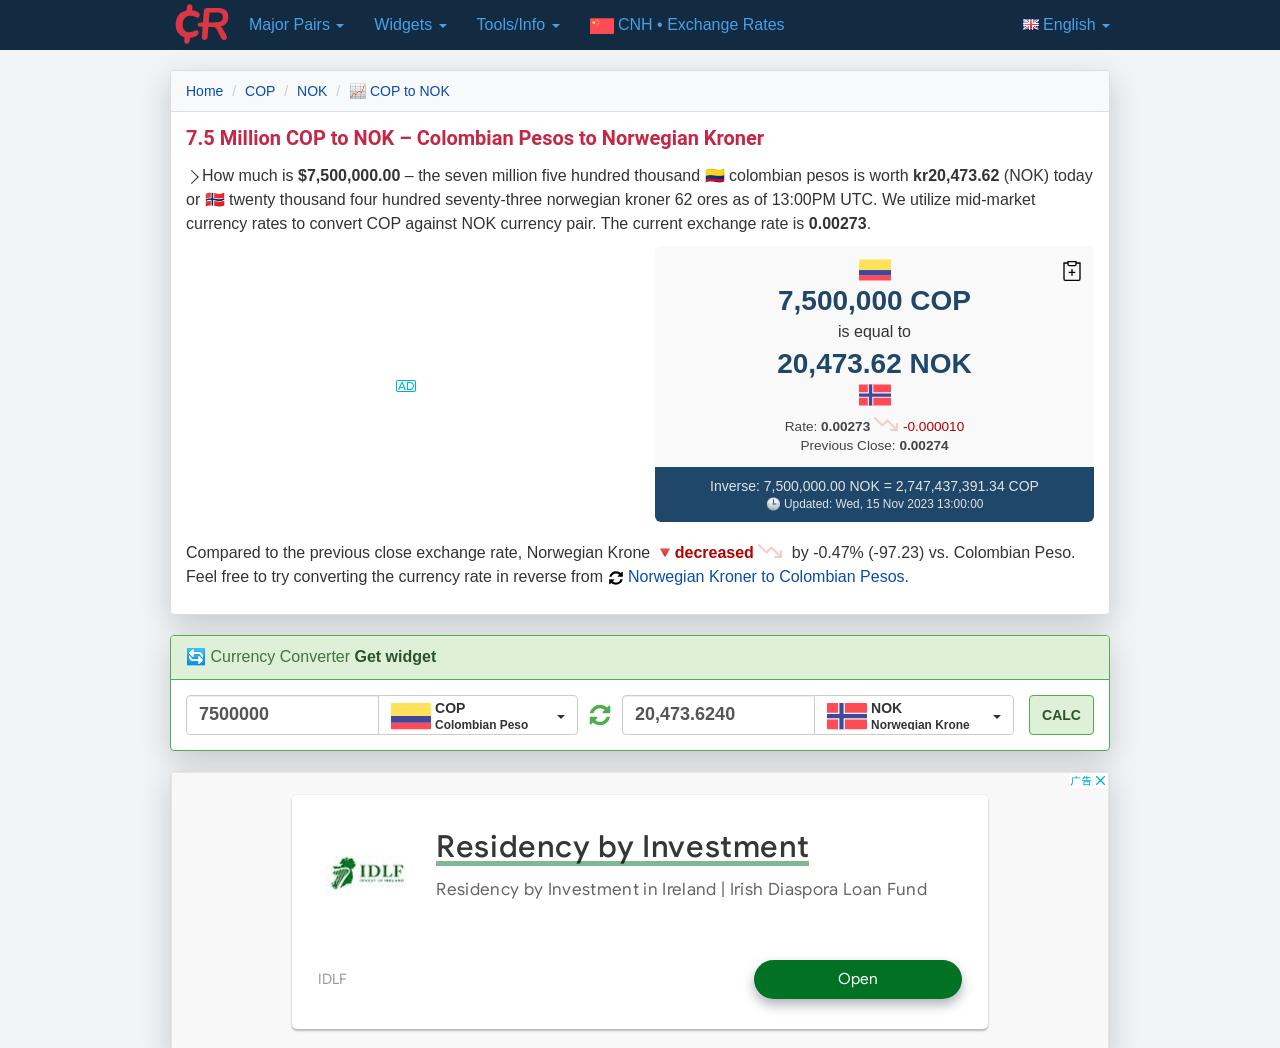  I want to click on '20,473.62 NOK', so click(873, 361).